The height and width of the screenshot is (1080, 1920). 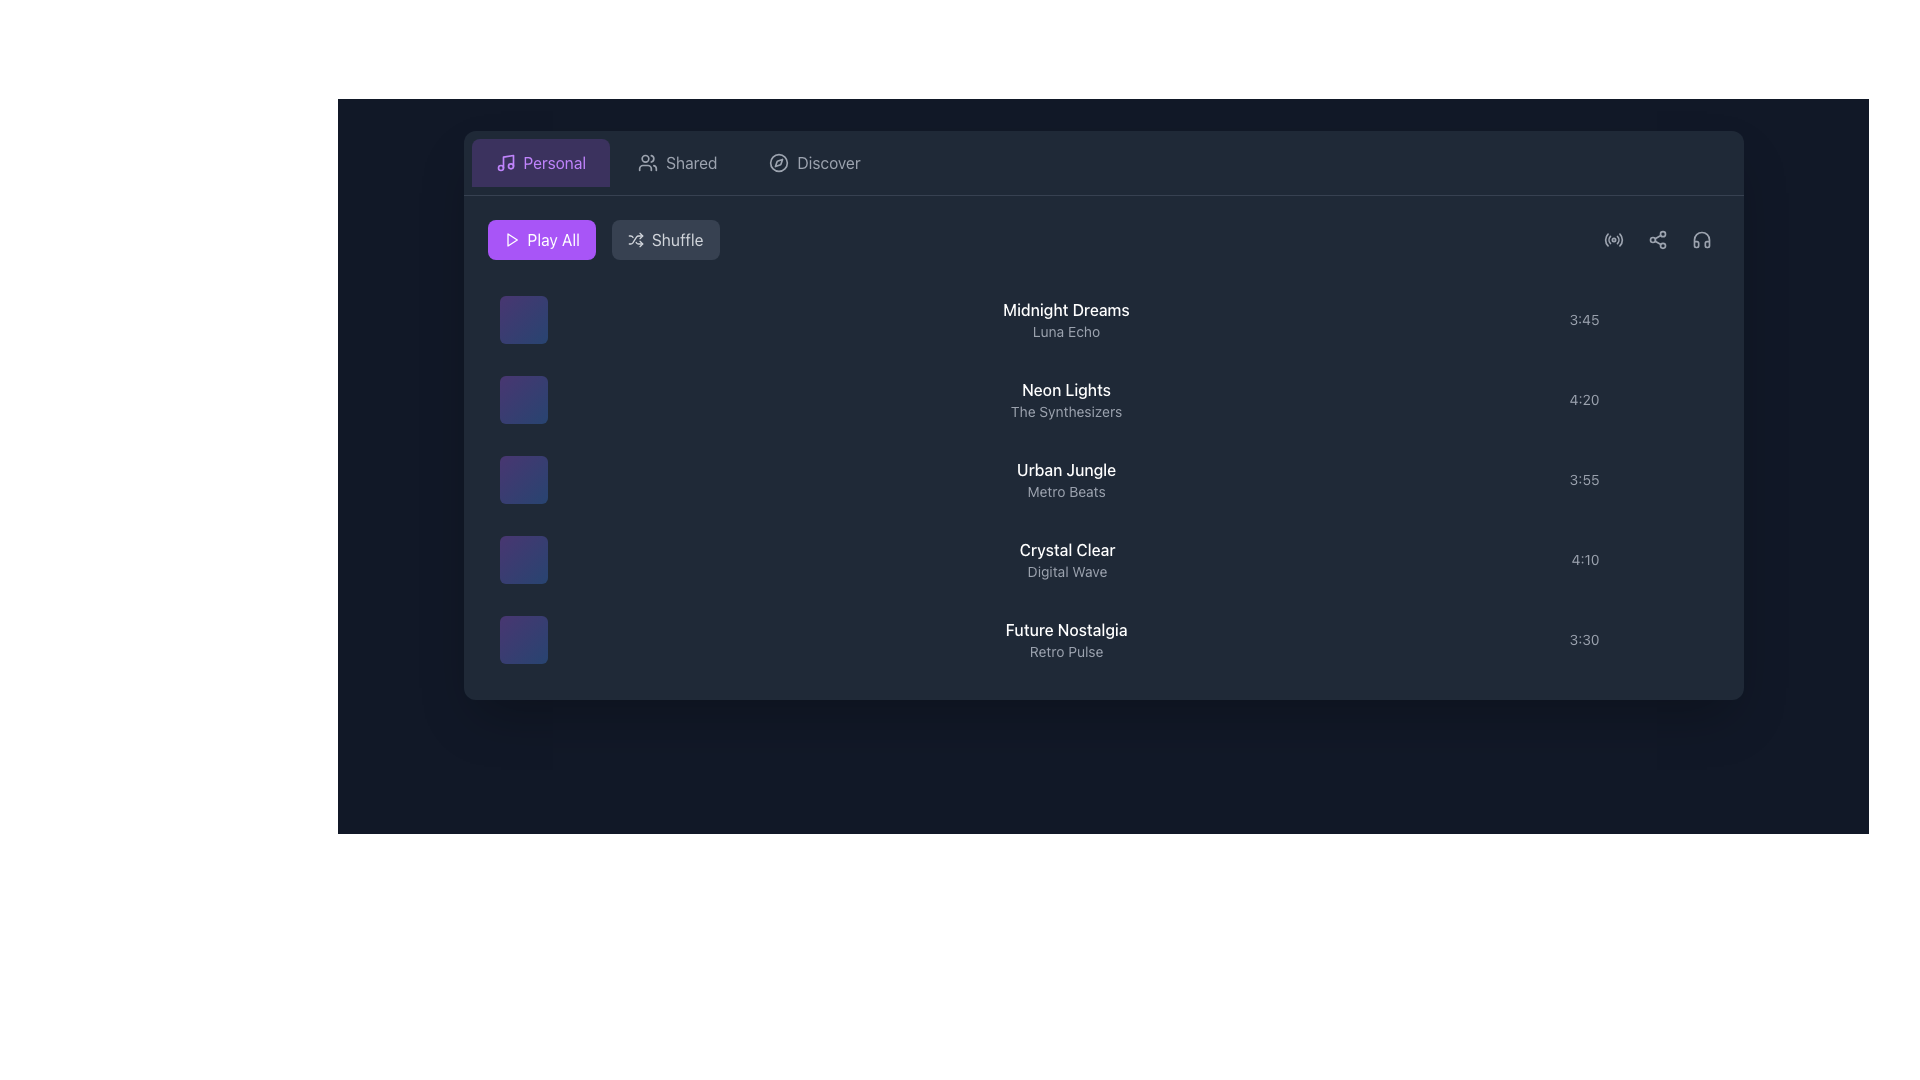 I want to click on the small circular gray button with a plus sign glyph that changes to purple when hovered, located to the right of the timestamp '3:45', so click(x=1661, y=319).